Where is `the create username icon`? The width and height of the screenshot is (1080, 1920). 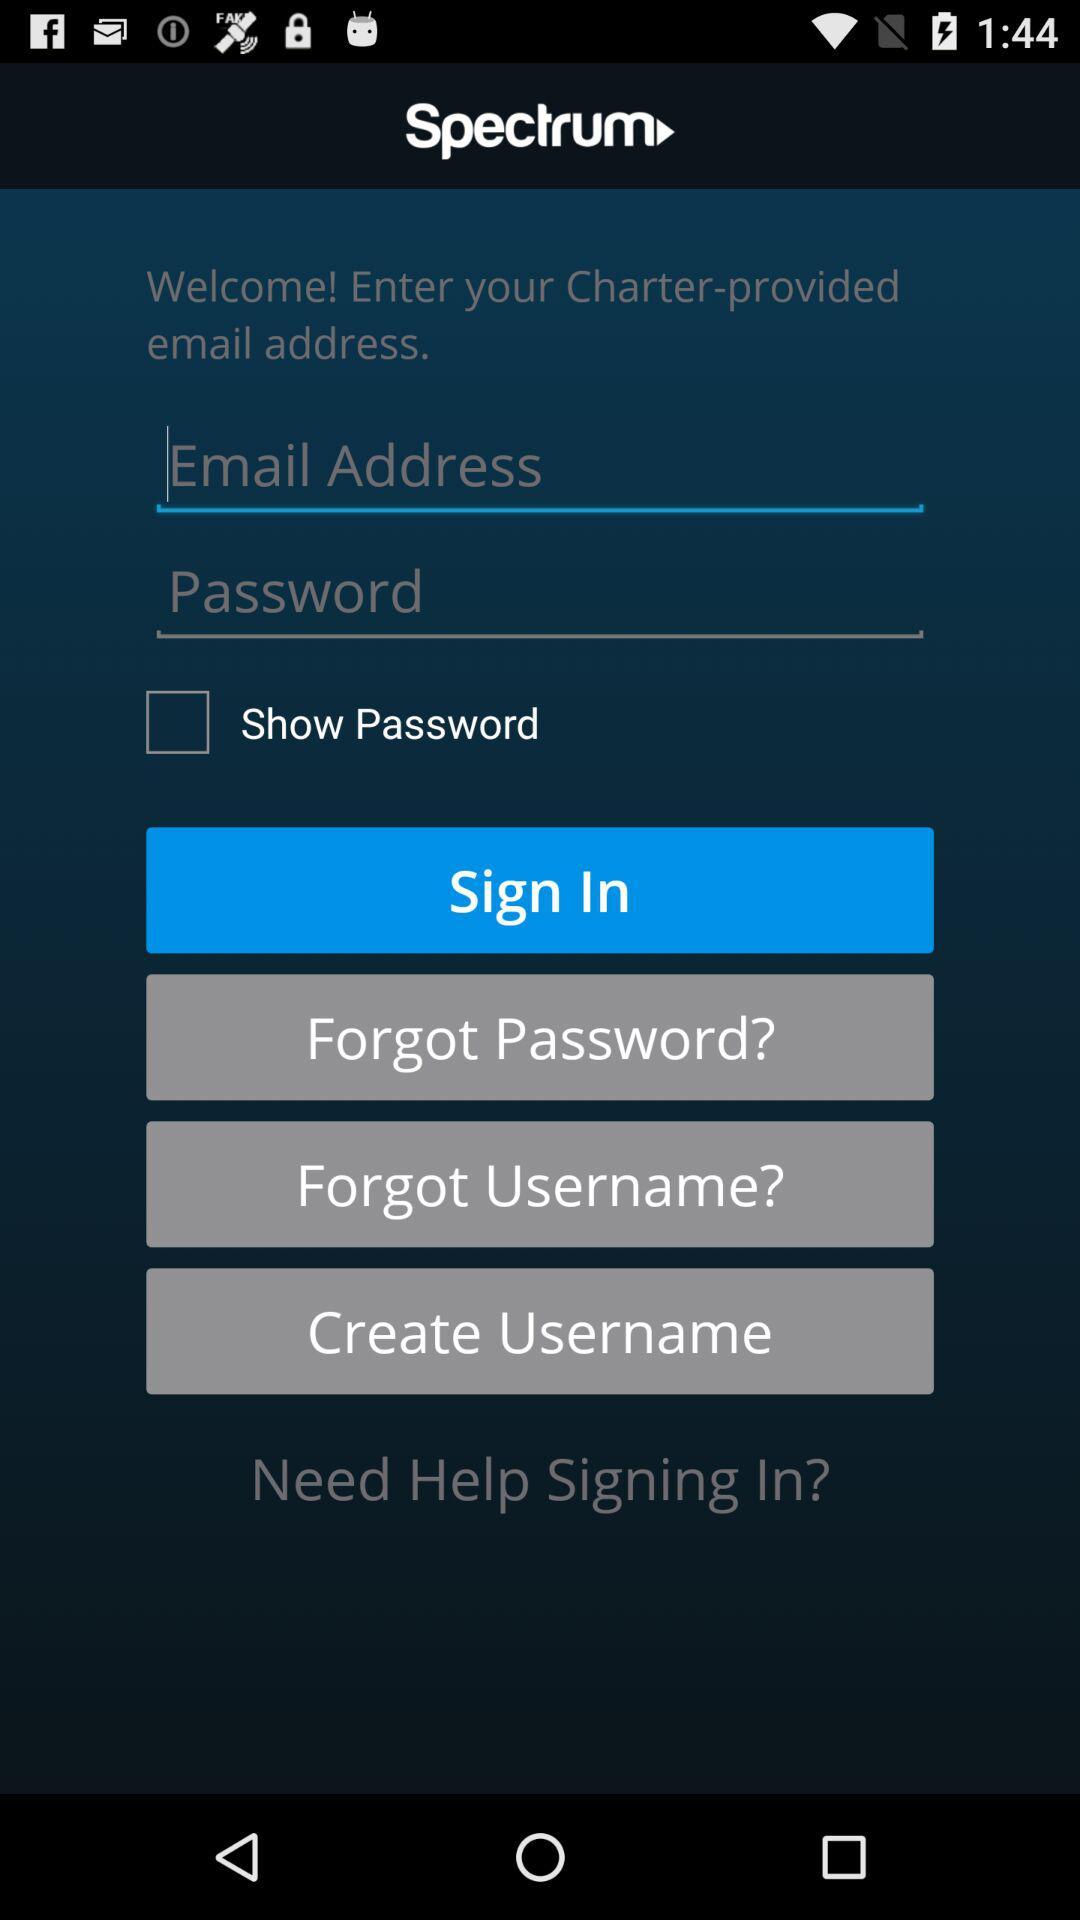 the create username icon is located at coordinates (540, 1331).